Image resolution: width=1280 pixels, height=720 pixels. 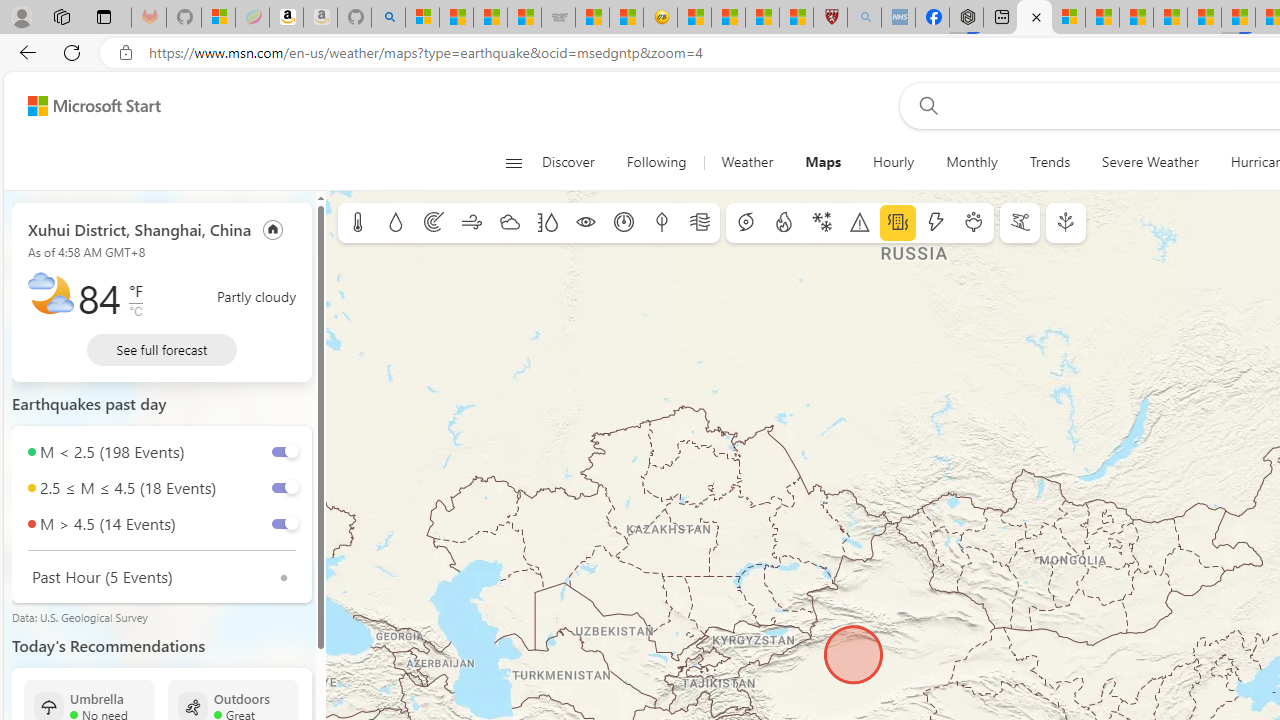 I want to click on 'Precipitation', so click(x=395, y=223).